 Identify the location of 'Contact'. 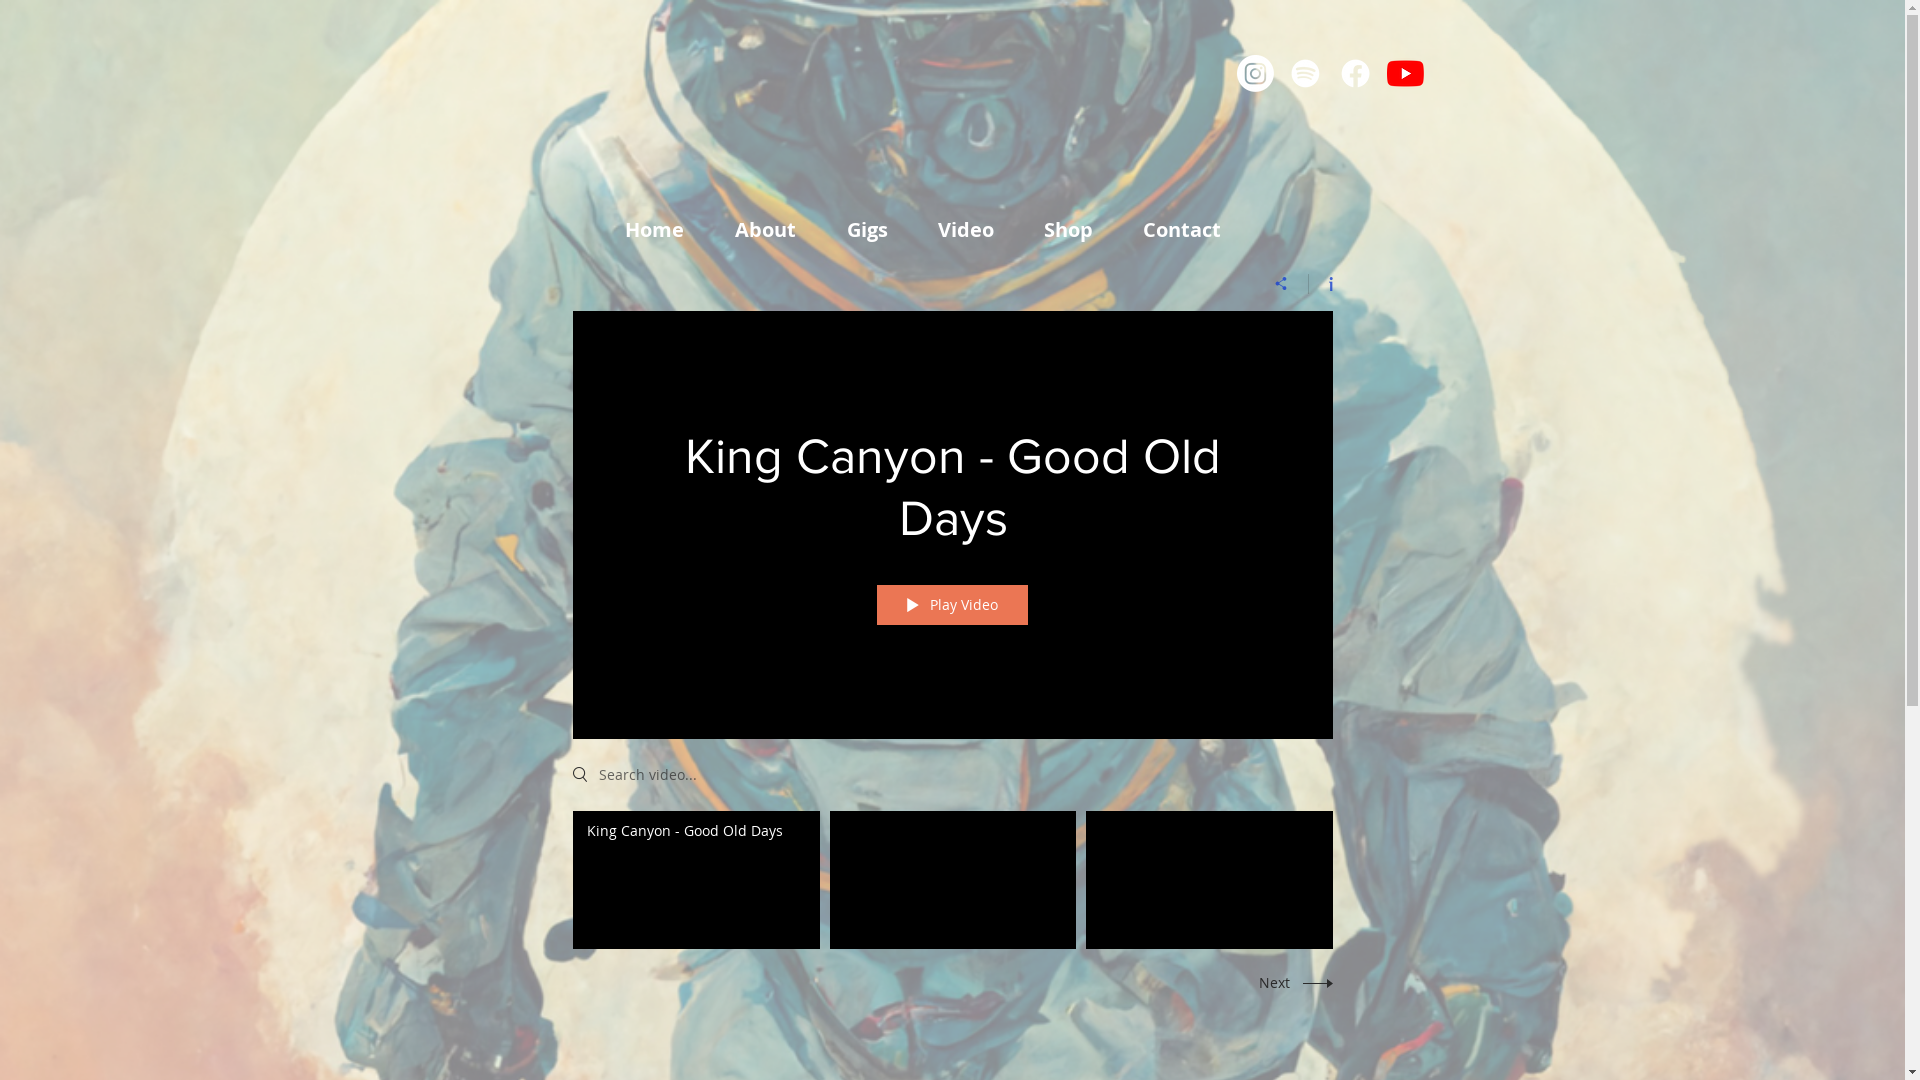
(1191, 229).